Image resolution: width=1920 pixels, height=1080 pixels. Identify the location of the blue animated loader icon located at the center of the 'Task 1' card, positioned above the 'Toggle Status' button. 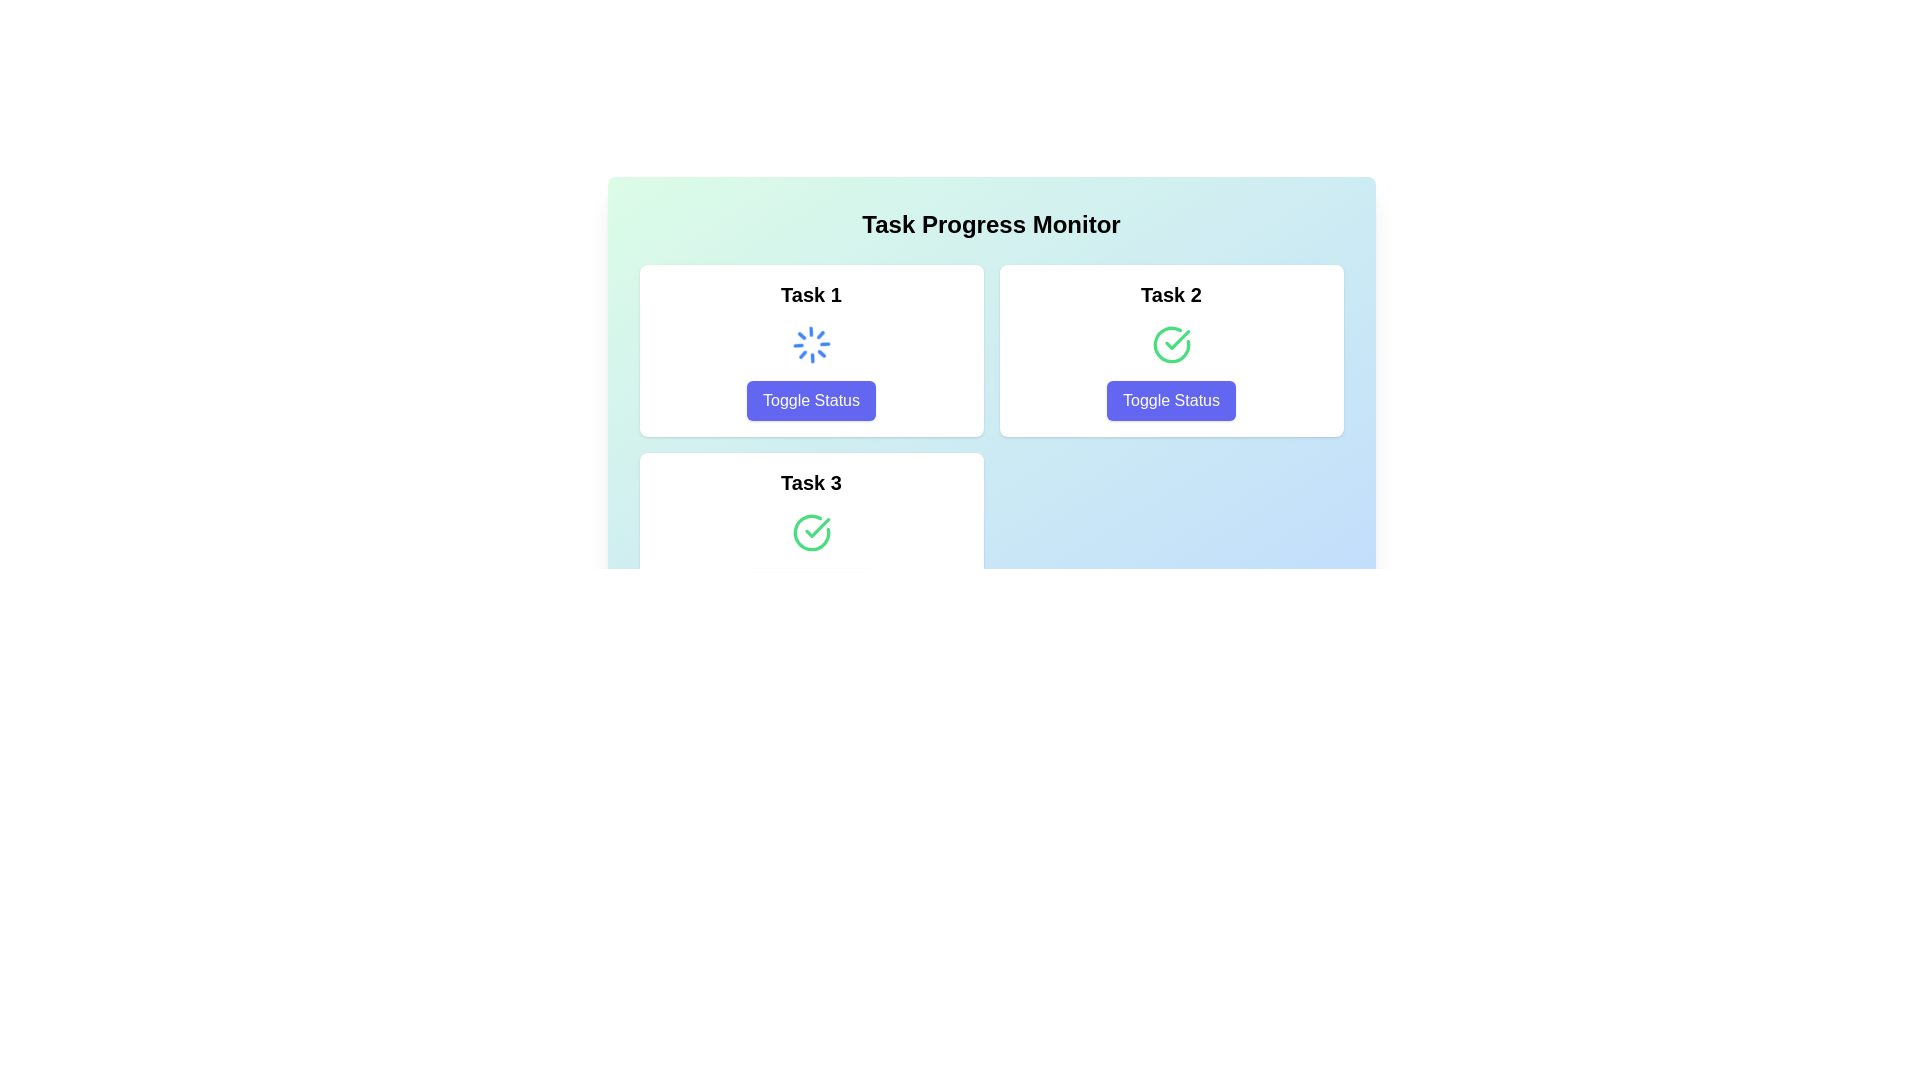
(811, 343).